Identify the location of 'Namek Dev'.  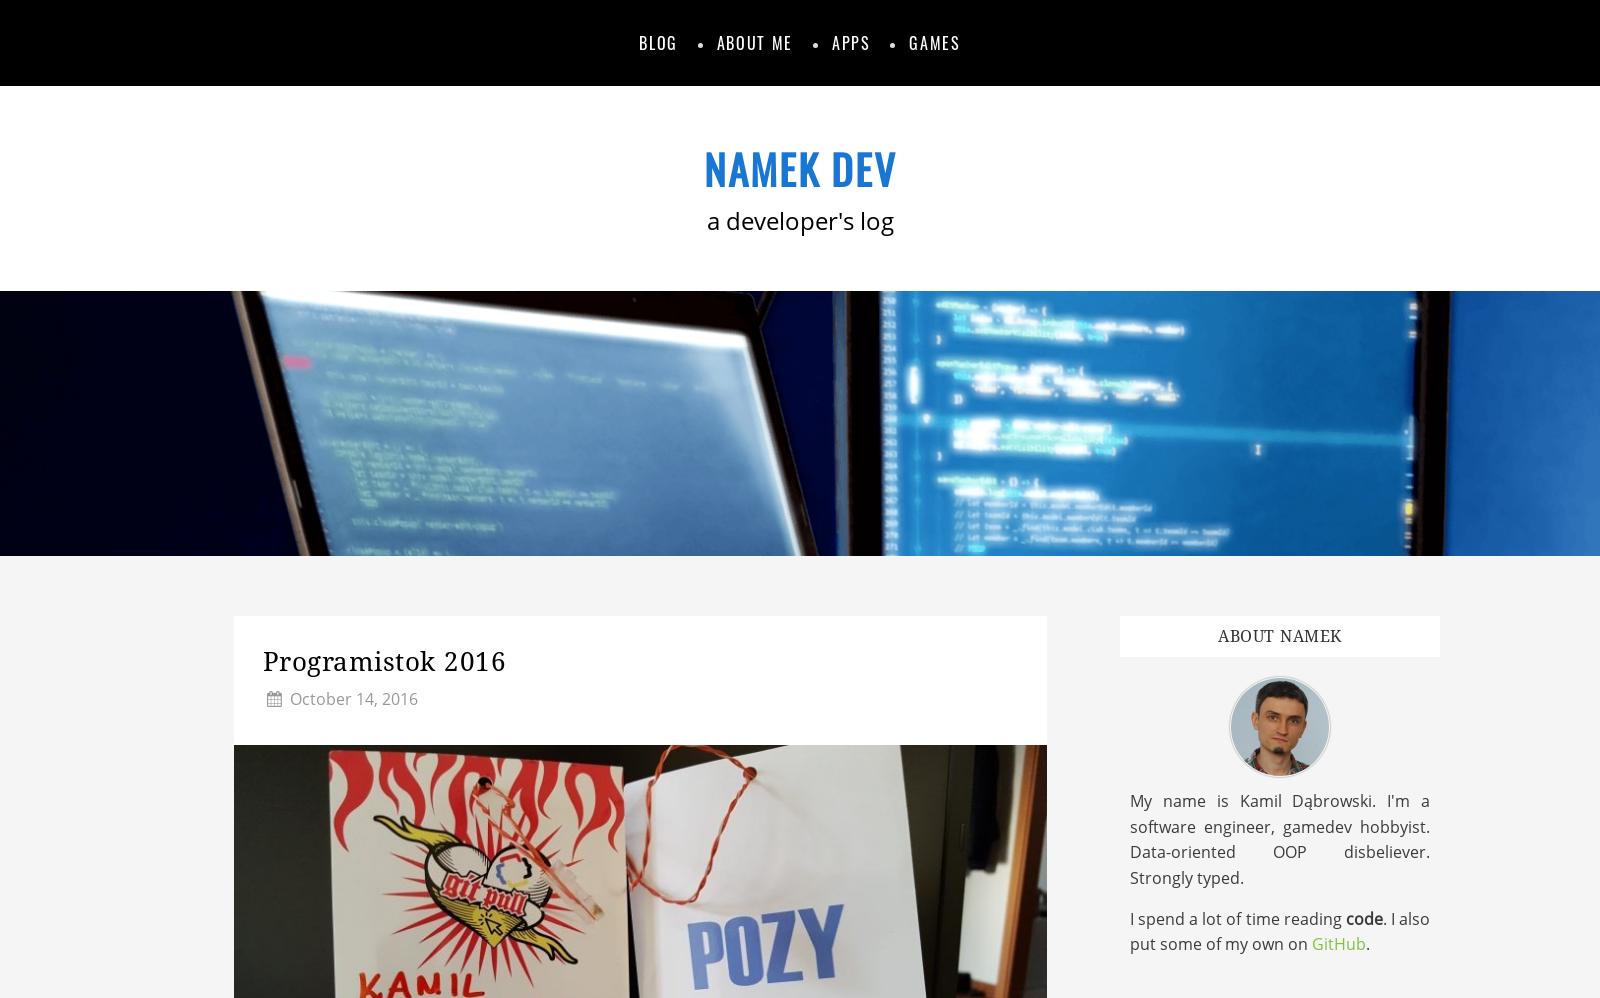
(799, 167).